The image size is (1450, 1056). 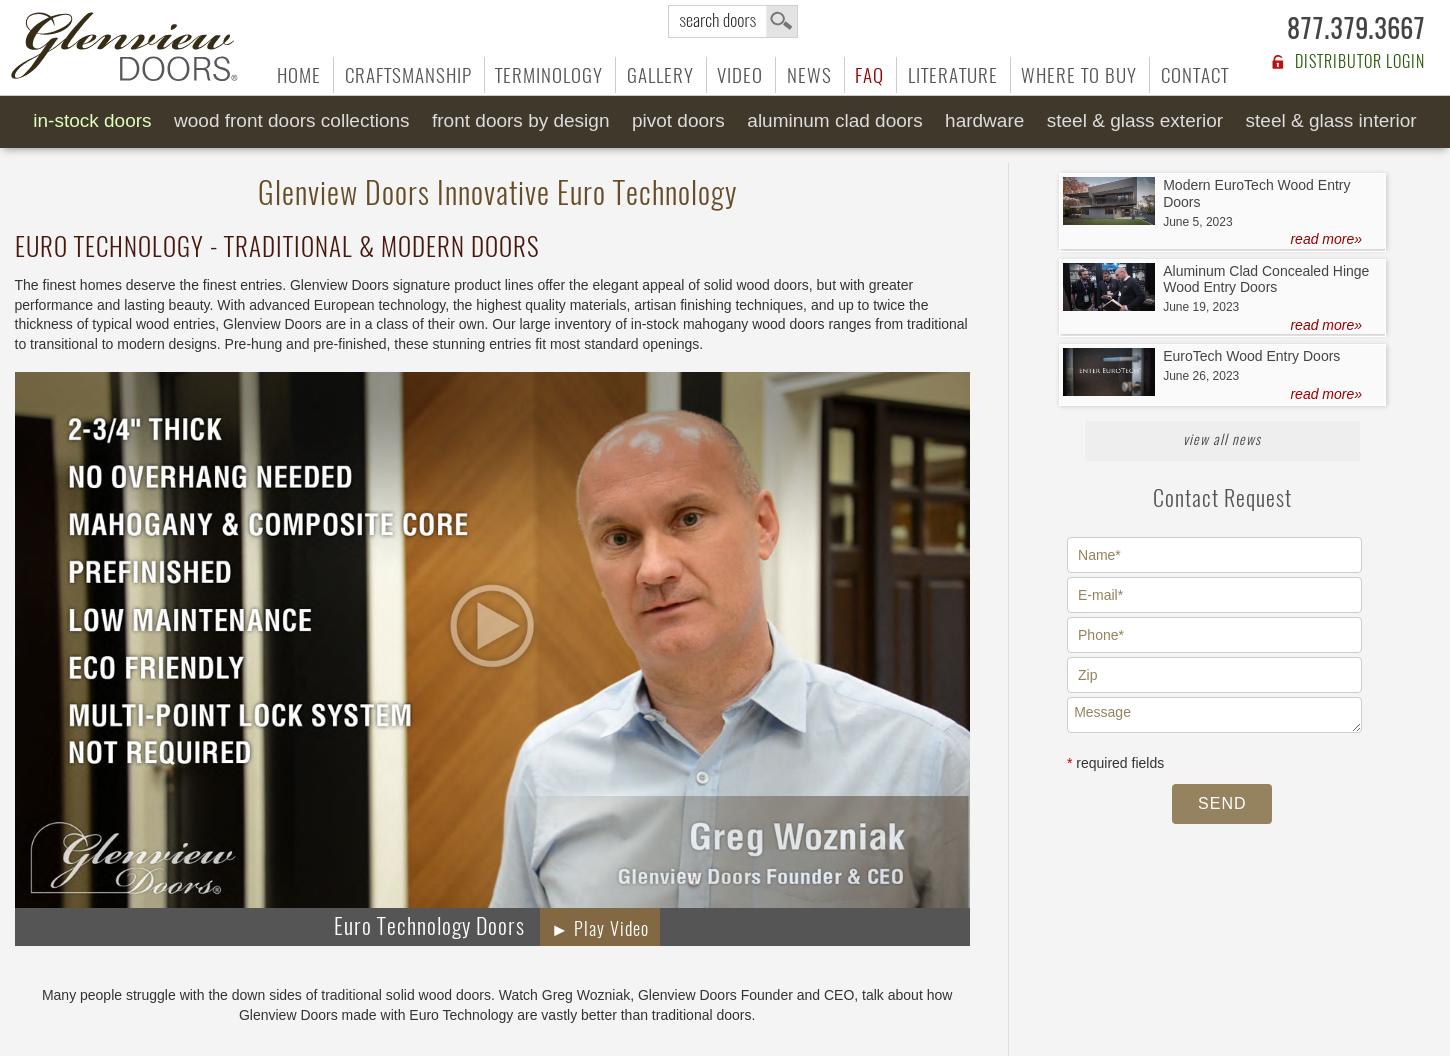 I want to click on 'The finest homes deserve the finest entries. Glenview Doors signature product lines offer the elegant appeal of solid wood doors, but with greater performance and lasting beauty. With advanced European technology, the highest quality materials, artisan finishing techniques, and up to twice the thickness of typical wood entries, Glenview Doors are in a class of their own. Our large inventory of in-stock mahogany wood doors ranges from traditional to transitional to modern designs. Pre-hung and pre-finished, these stunning entries fit most standard openings.', so click(x=490, y=313).